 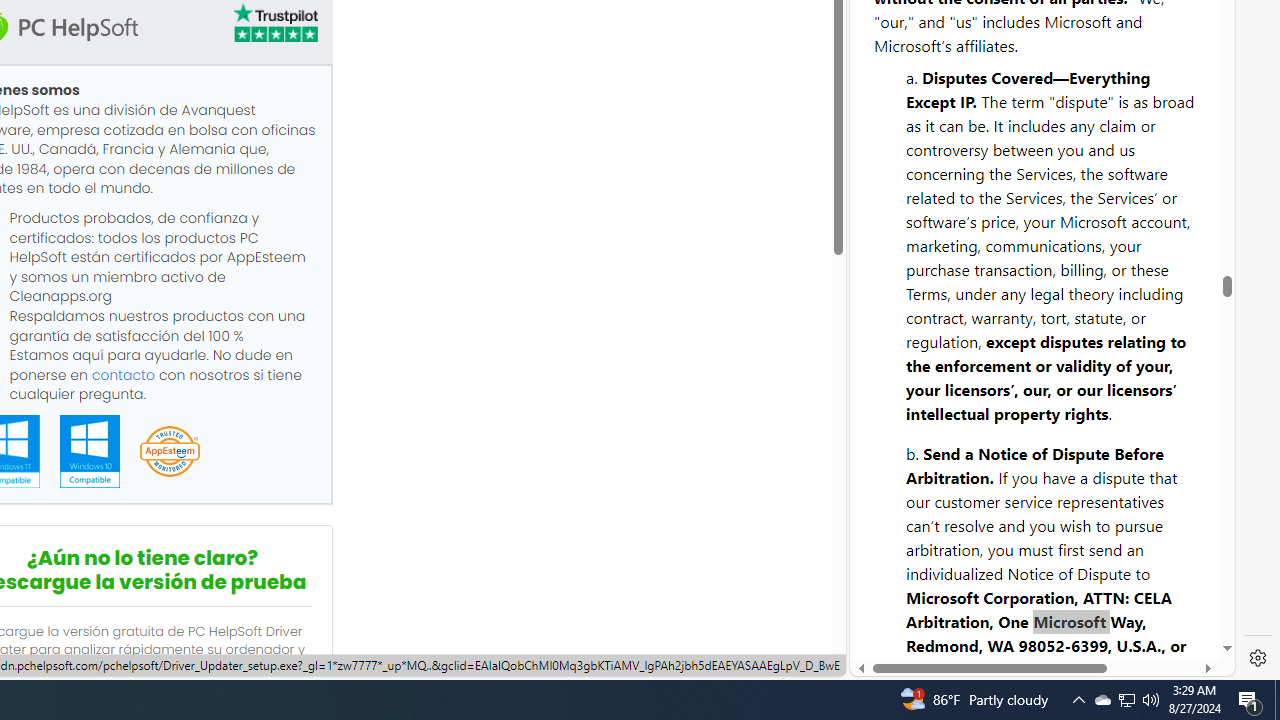 I want to click on 'App Esteem', so click(x=169, y=452).